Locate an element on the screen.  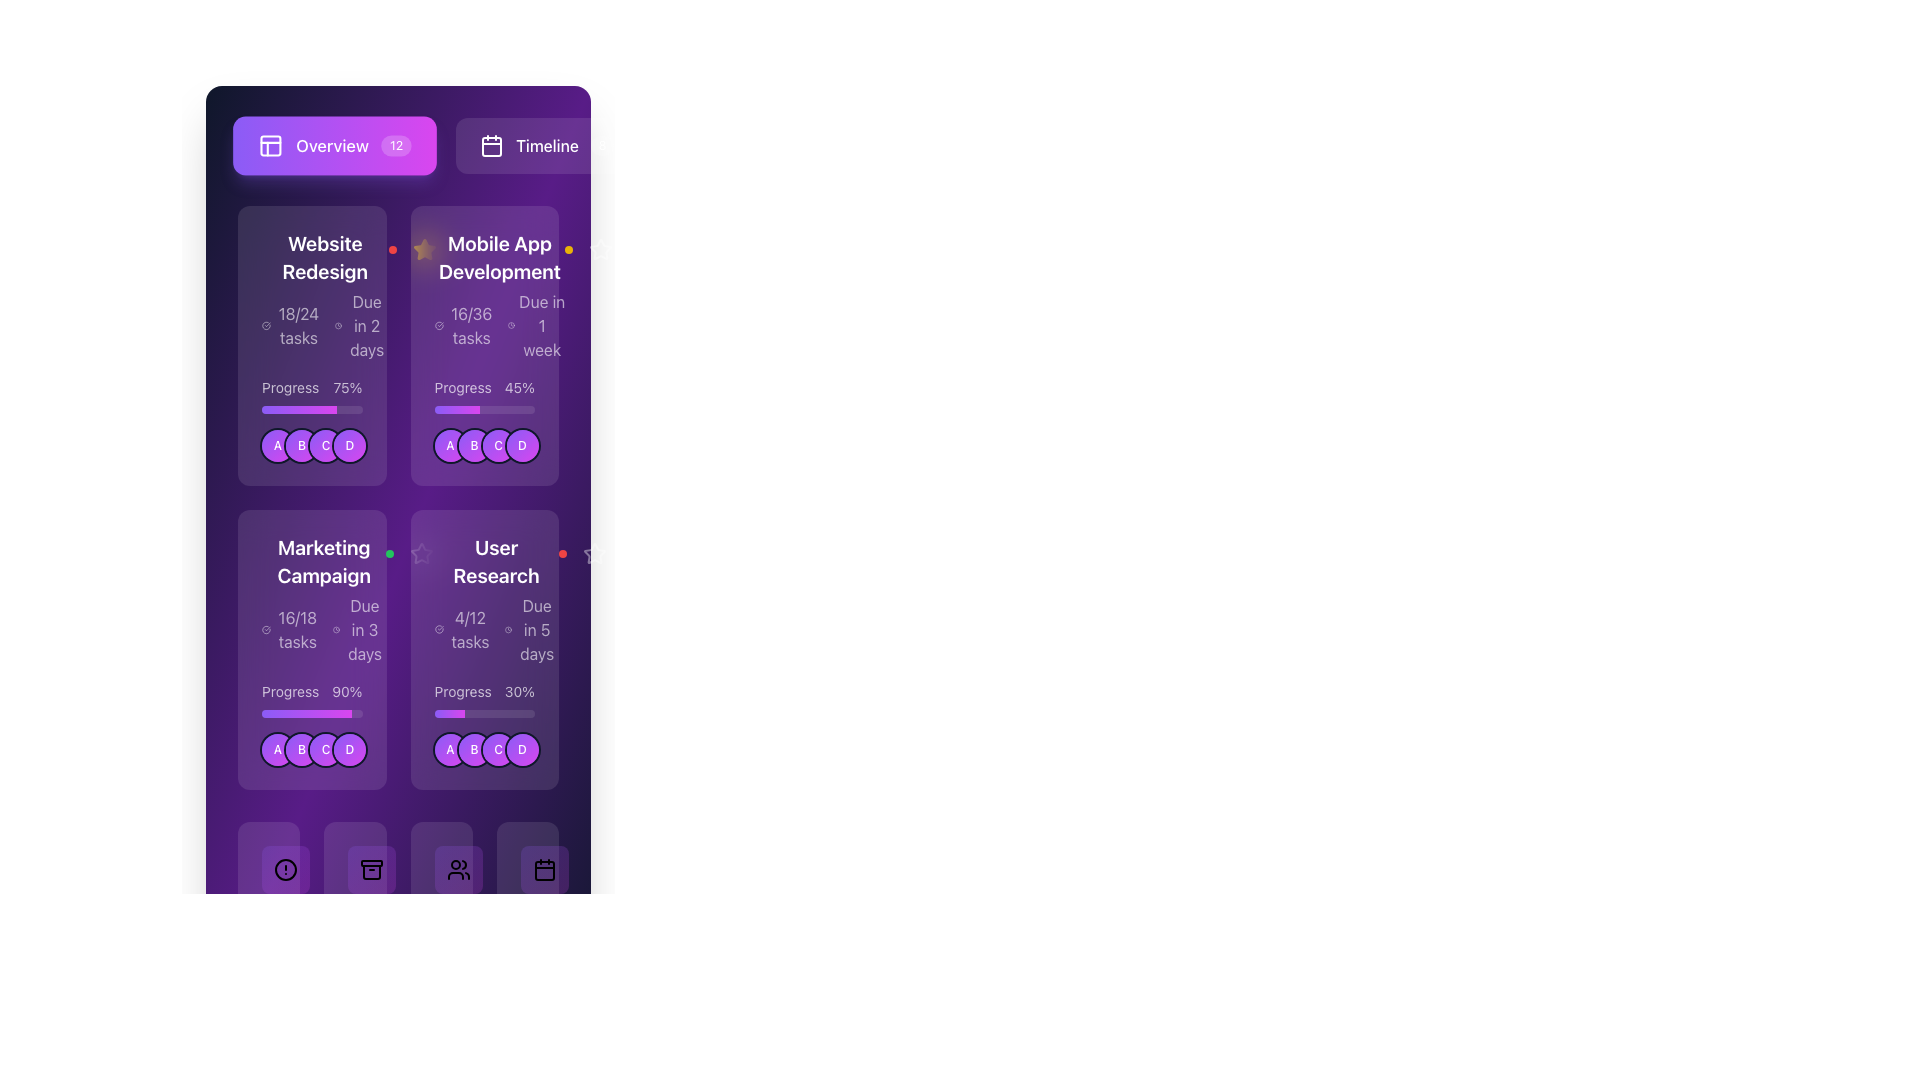
the third circular icon labeled 'C' in the progress section of the 'Website Redesign' task card, which serves as a static visual indicator or avatar is located at coordinates (326, 445).